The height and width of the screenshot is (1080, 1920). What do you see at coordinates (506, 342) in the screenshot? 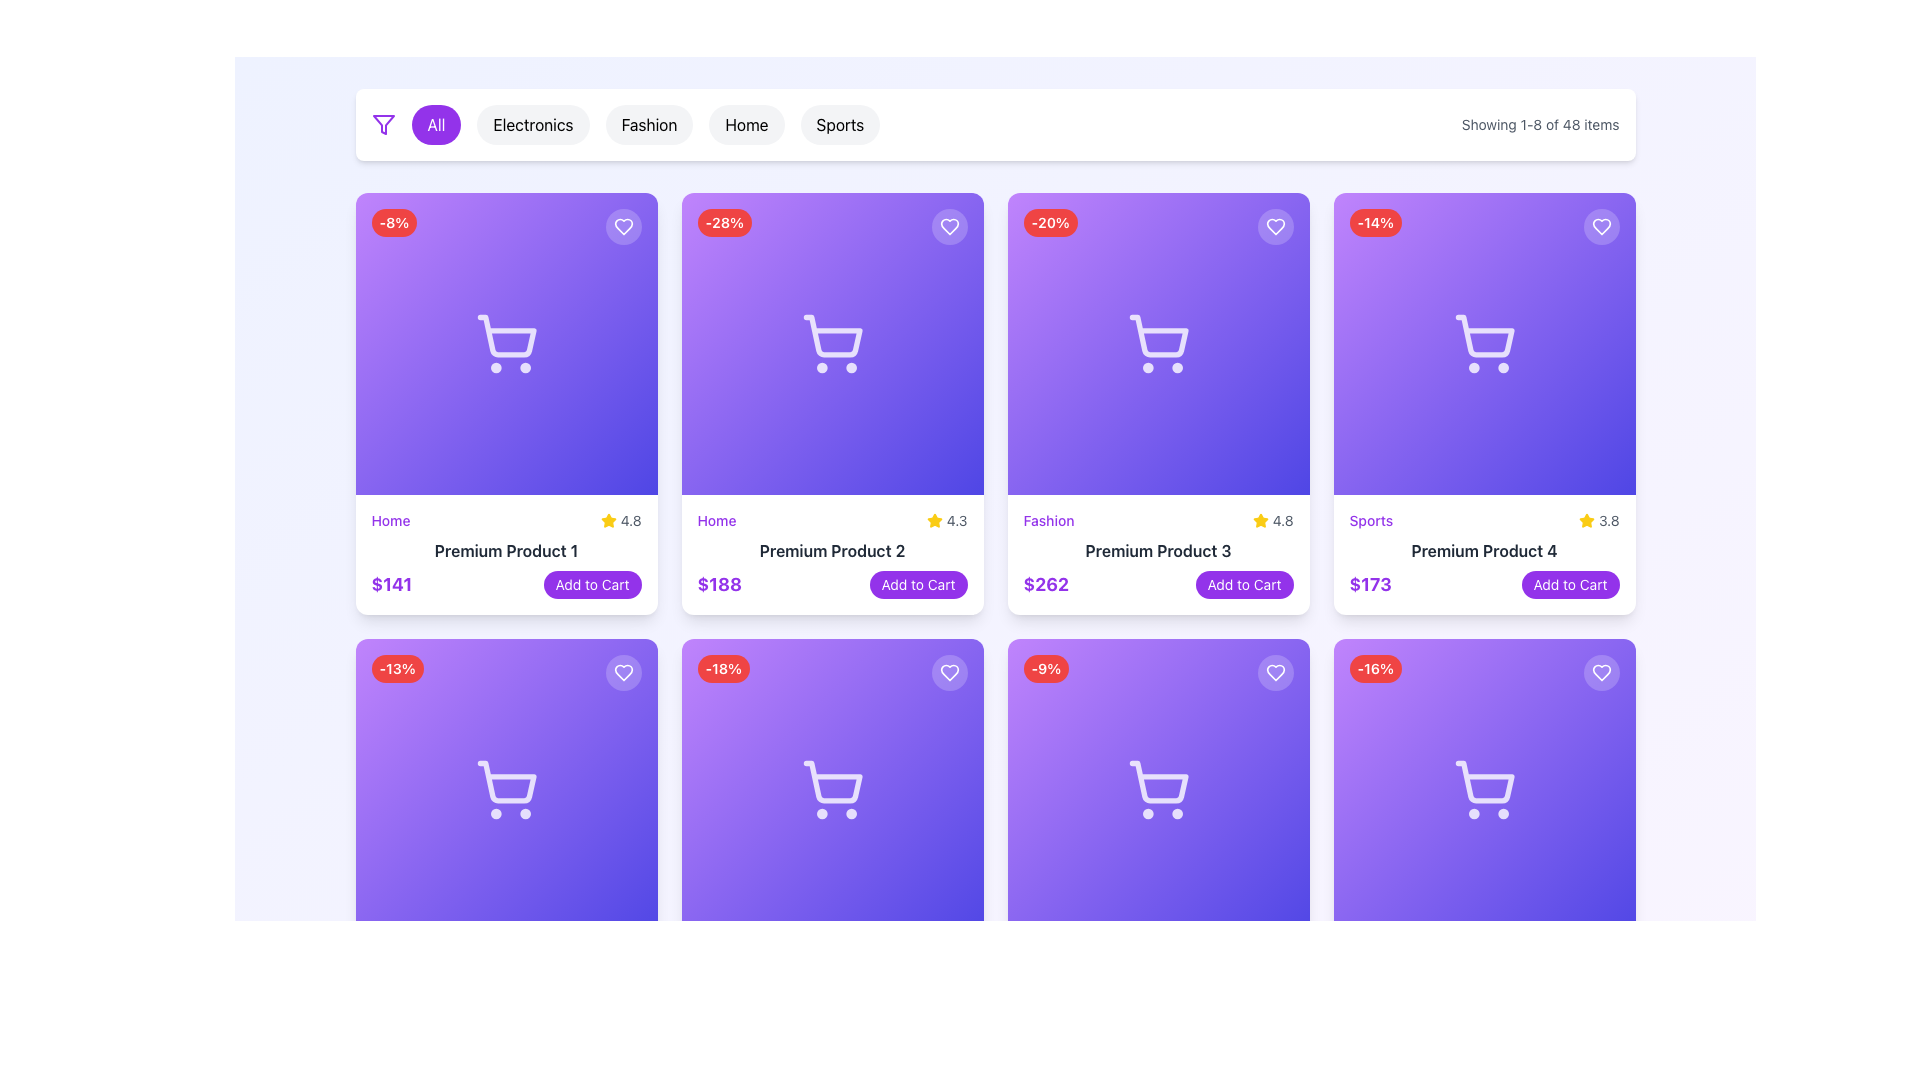
I see `the top-left product card element which is a visual placeholder for interactive actions in the shopping interface` at bounding box center [506, 342].